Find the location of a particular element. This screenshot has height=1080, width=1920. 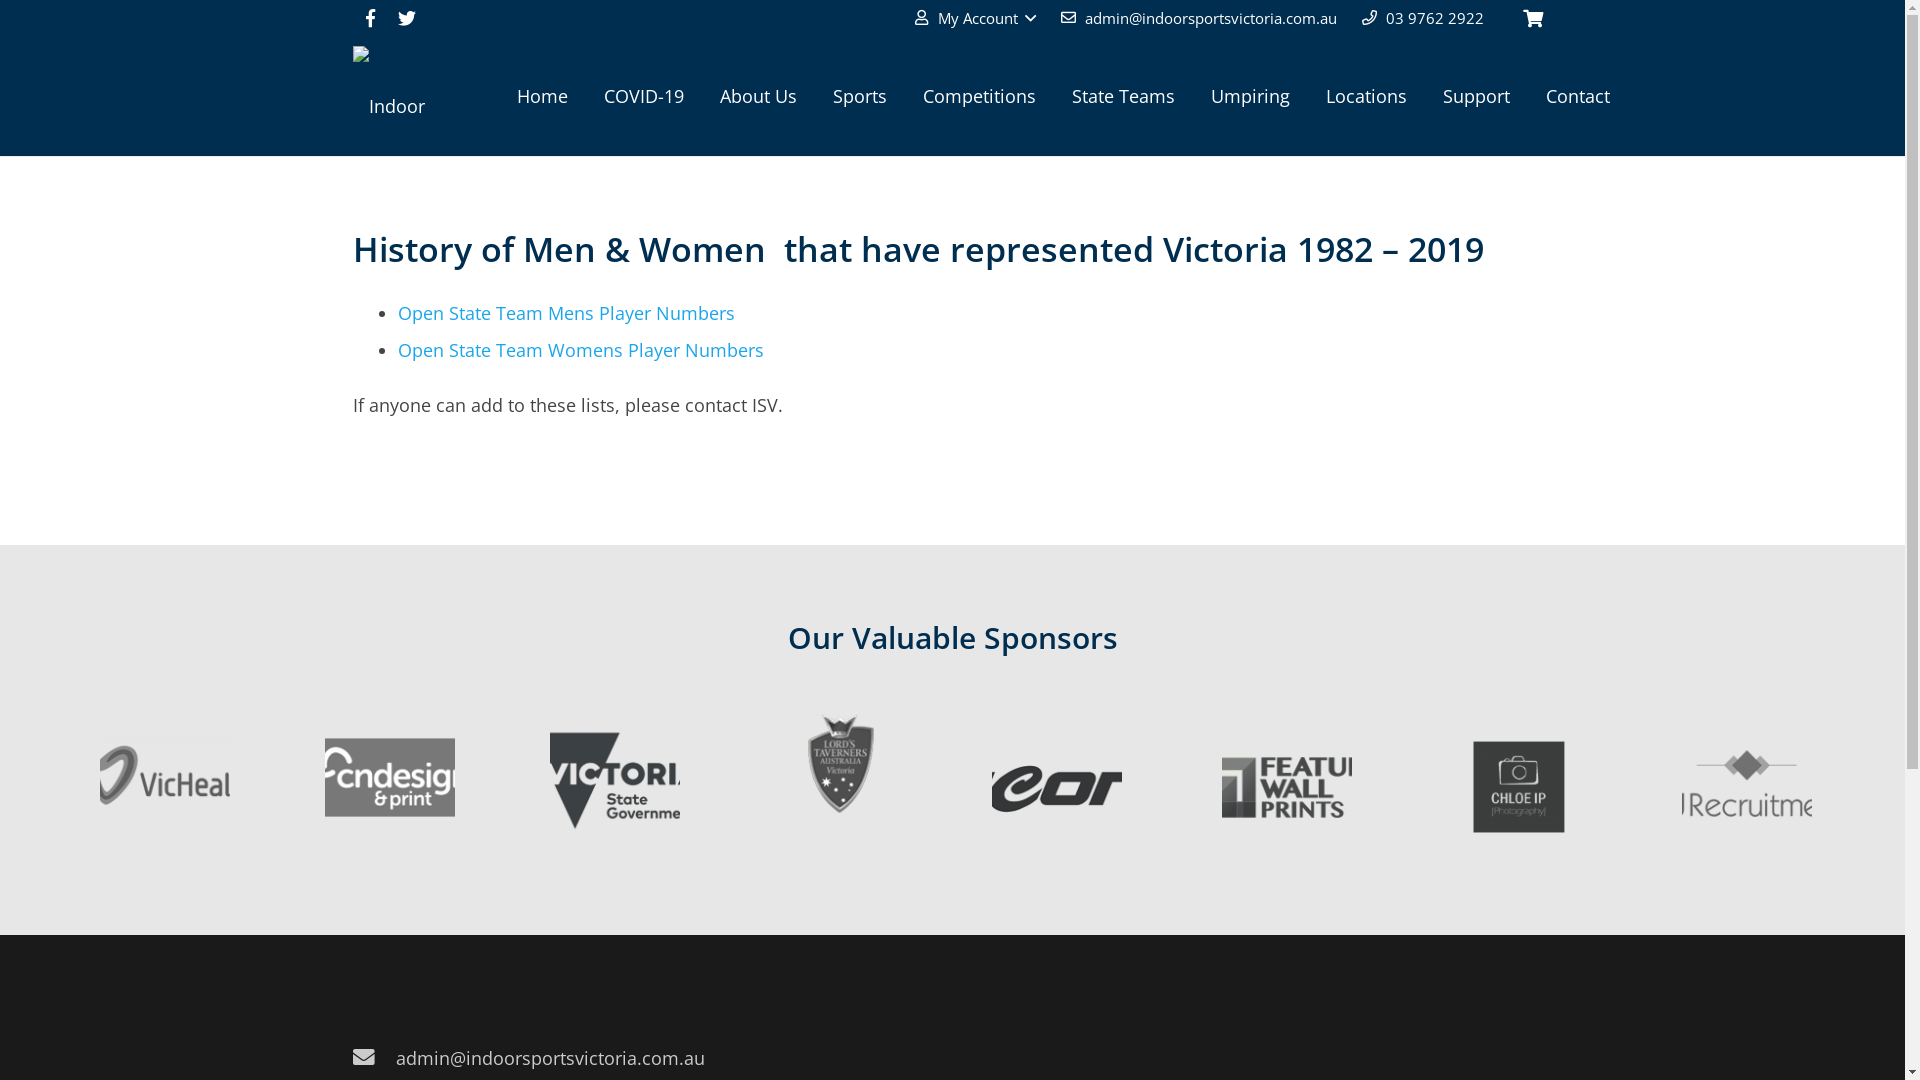

'Facebook' is located at coordinates (369, 18).